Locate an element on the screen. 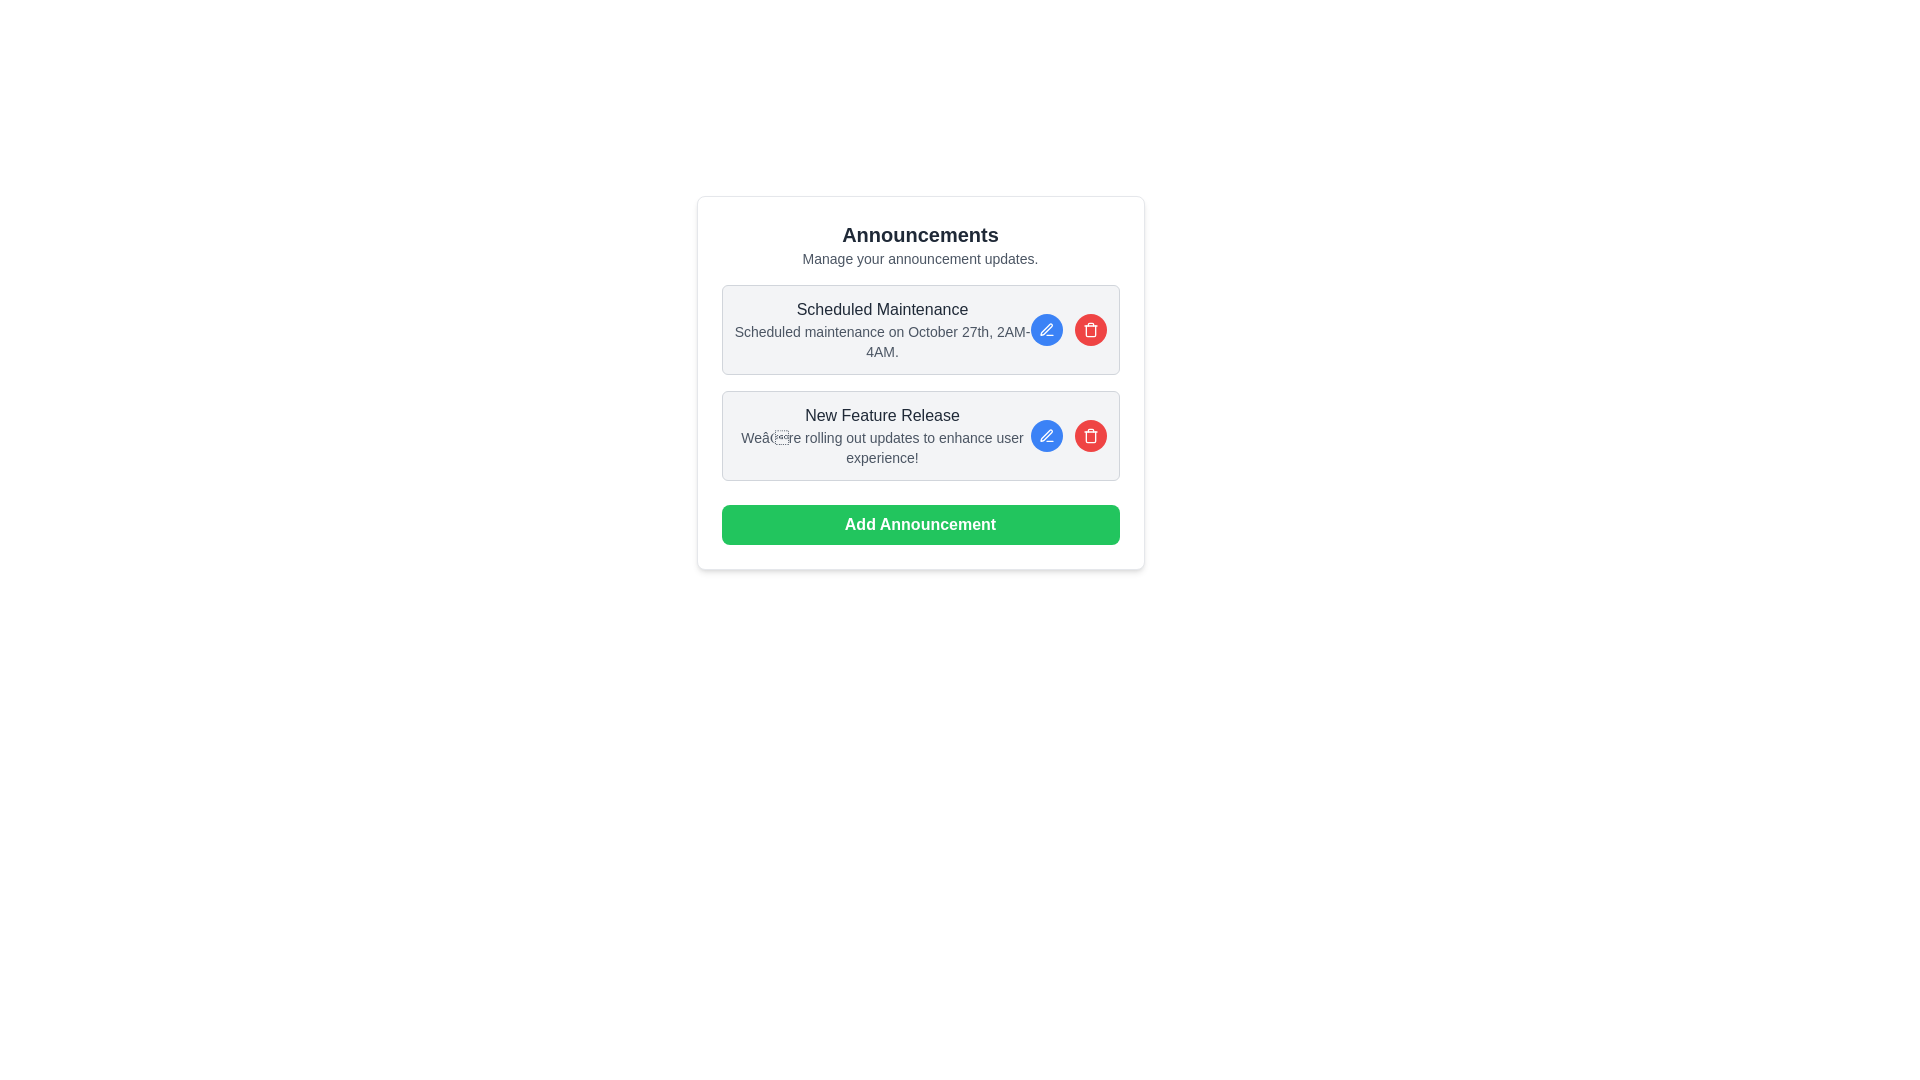  the delete icon button located in the second row of announcement items, positioned to the far right side is located at coordinates (1089, 329).